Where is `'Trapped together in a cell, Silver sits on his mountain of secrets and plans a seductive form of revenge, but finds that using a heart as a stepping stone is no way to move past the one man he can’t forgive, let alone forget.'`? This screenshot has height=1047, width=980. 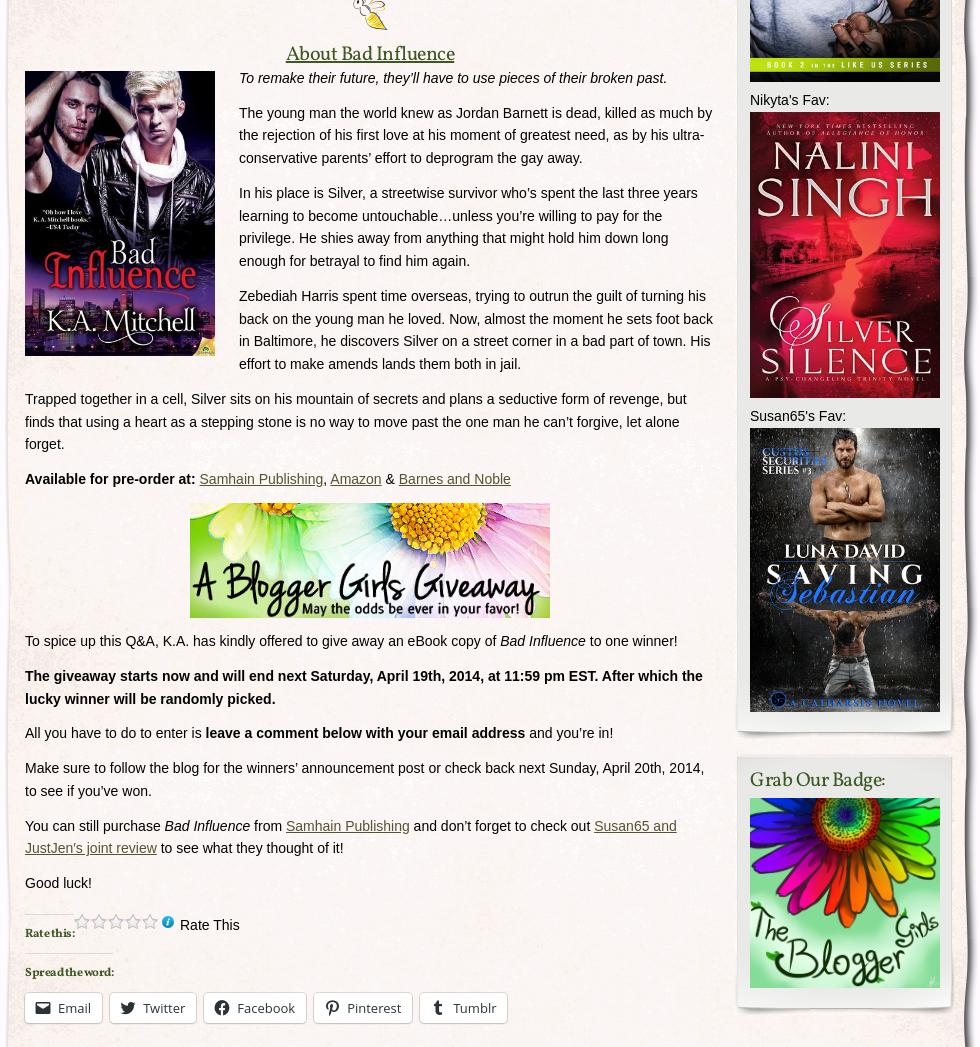
'Trapped together in a cell, Silver sits on his mountain of secrets and plans a seductive form of revenge, but finds that using a heart as a stepping stone is no way to move past the one man he can’t forgive, let alone forget.' is located at coordinates (24, 419).